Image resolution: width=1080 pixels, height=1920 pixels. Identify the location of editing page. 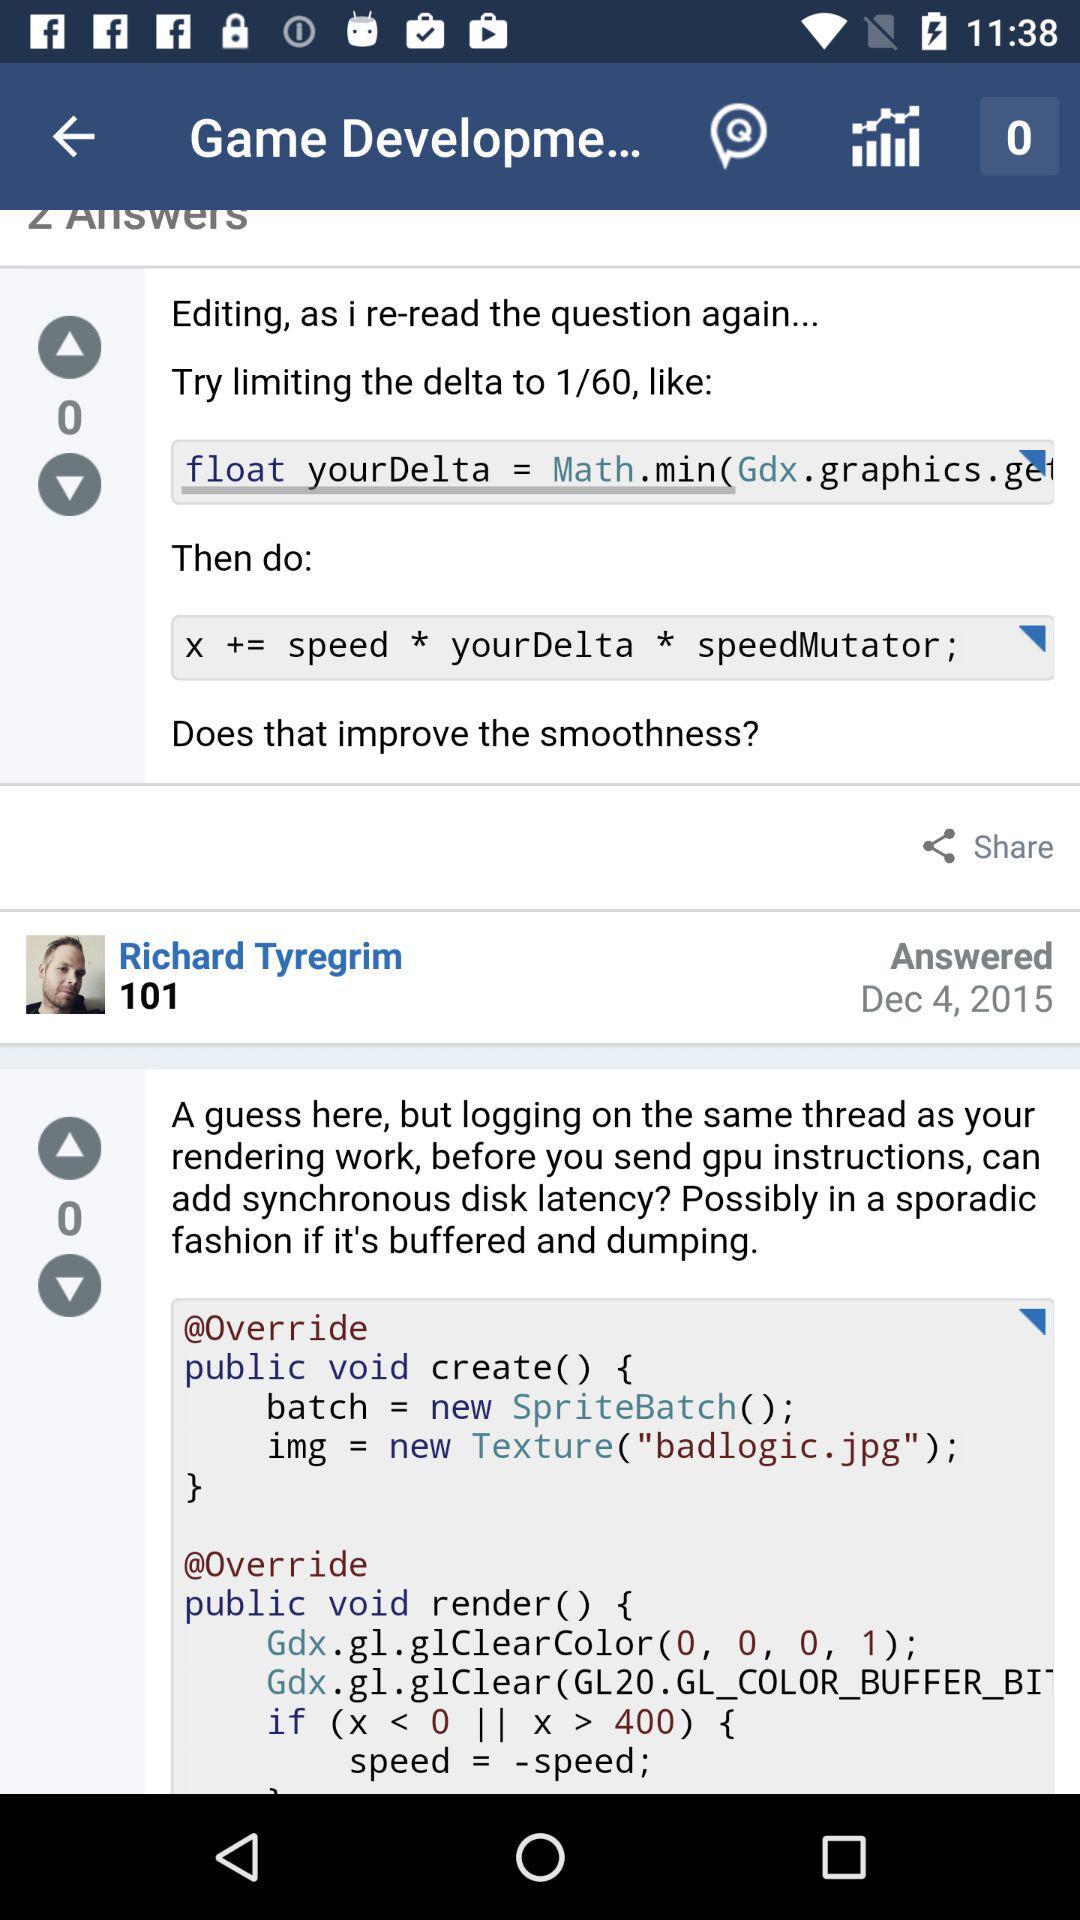
(68, 347).